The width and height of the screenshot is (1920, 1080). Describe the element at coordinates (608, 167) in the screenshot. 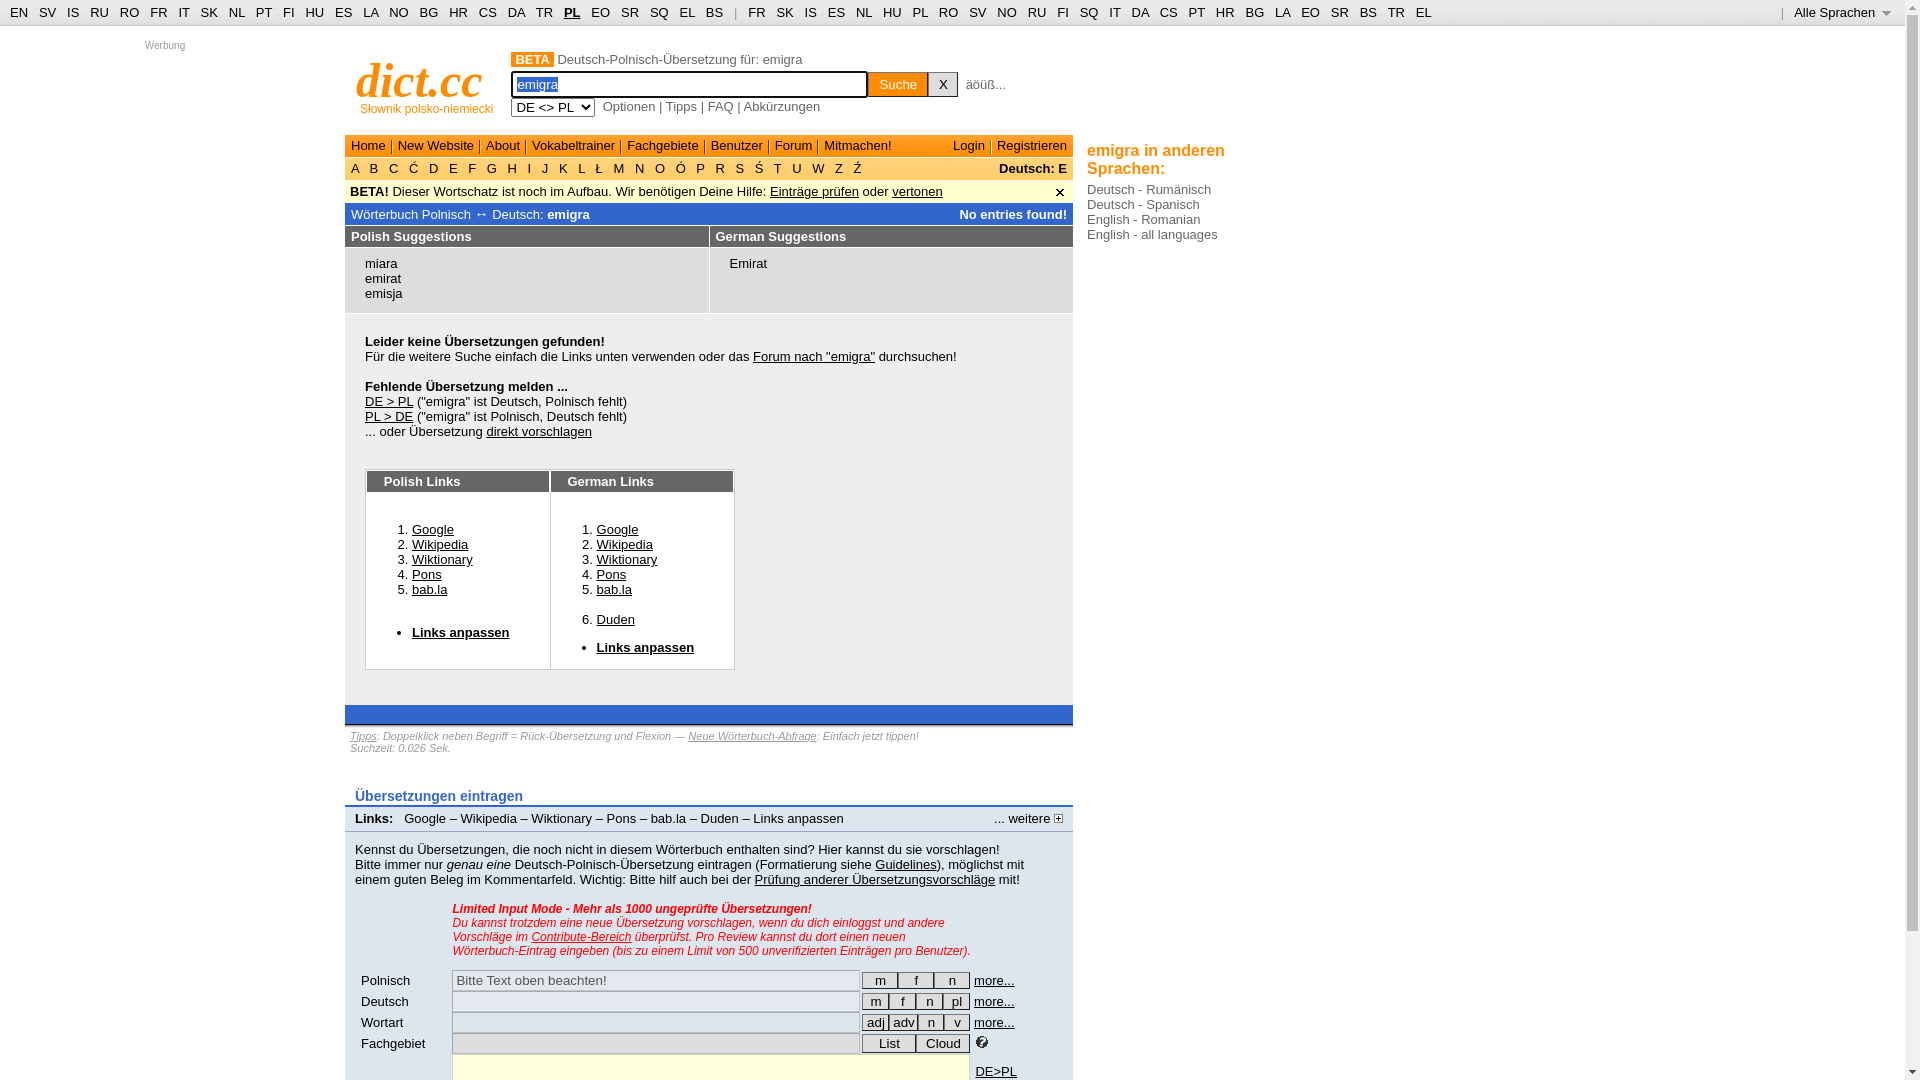

I see `'M'` at that location.